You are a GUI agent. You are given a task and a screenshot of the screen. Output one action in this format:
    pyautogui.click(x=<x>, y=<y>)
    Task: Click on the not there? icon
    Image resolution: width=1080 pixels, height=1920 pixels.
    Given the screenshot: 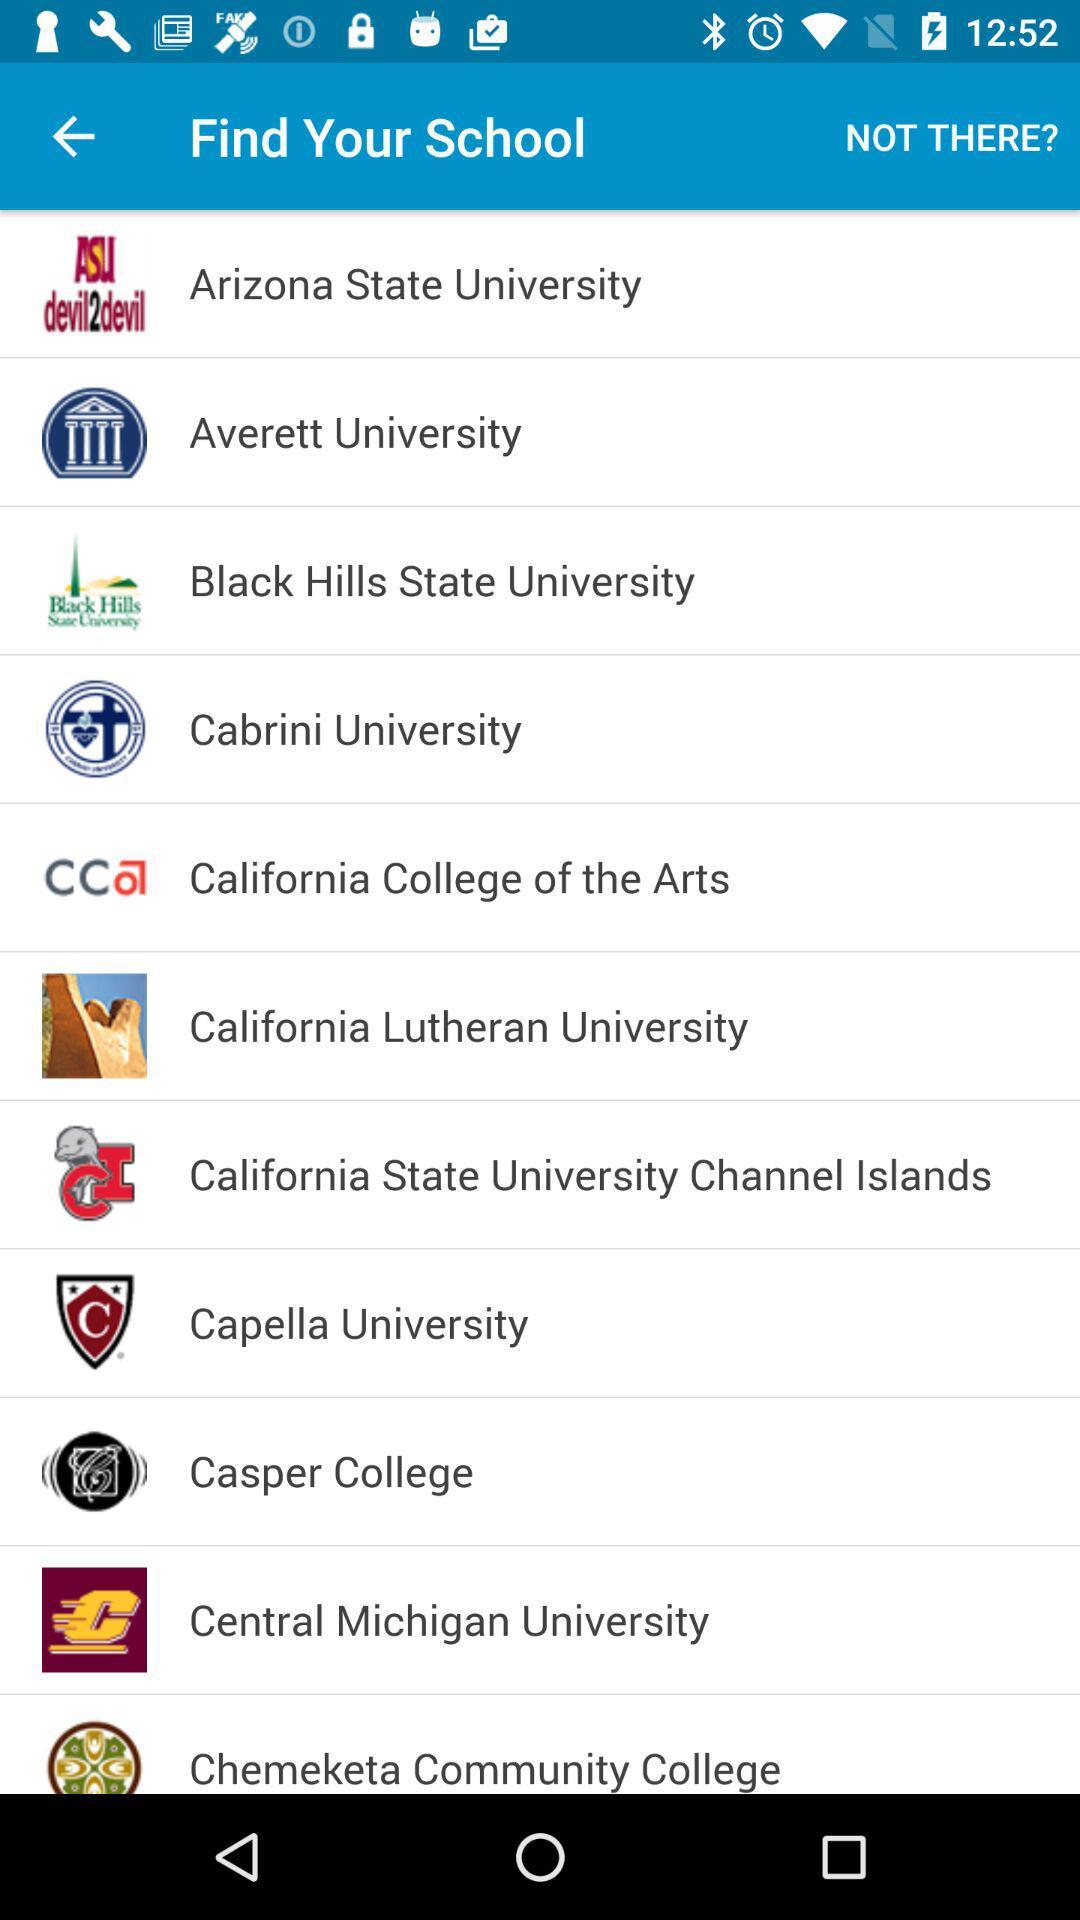 What is the action you would take?
    pyautogui.click(x=951, y=135)
    